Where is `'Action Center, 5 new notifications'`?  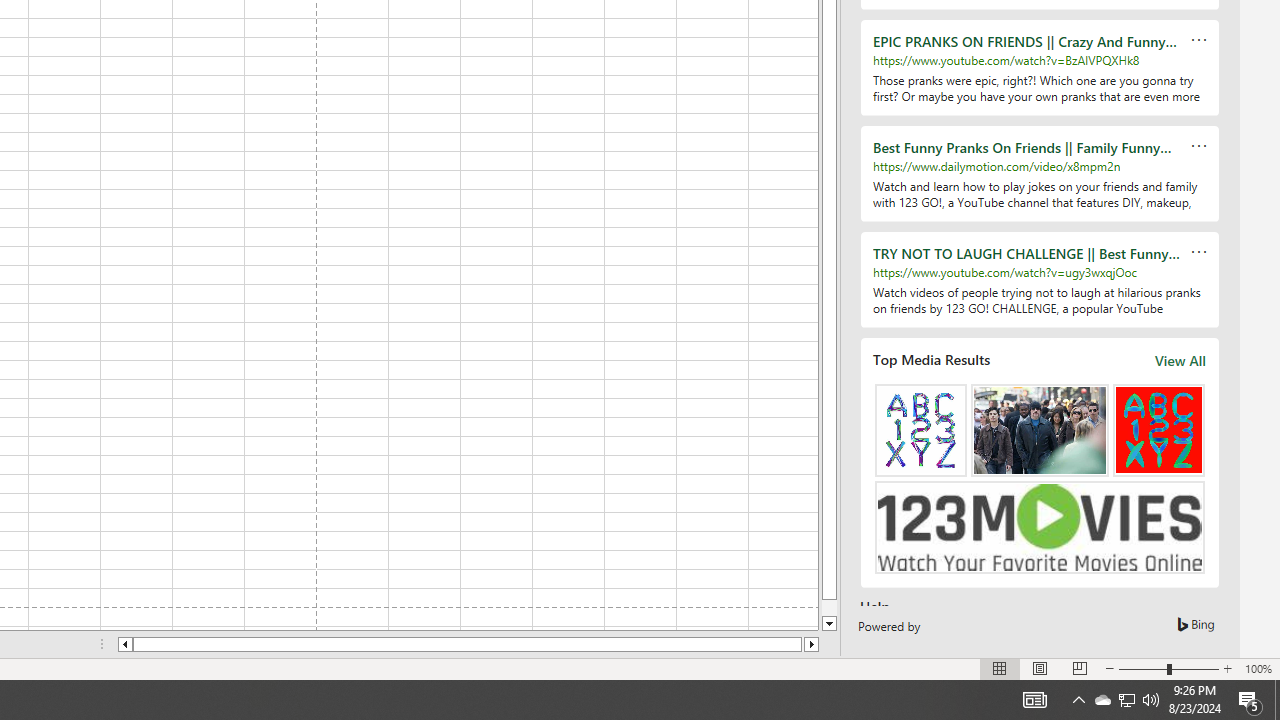
'Action Center, 5 new notifications' is located at coordinates (1250, 698).